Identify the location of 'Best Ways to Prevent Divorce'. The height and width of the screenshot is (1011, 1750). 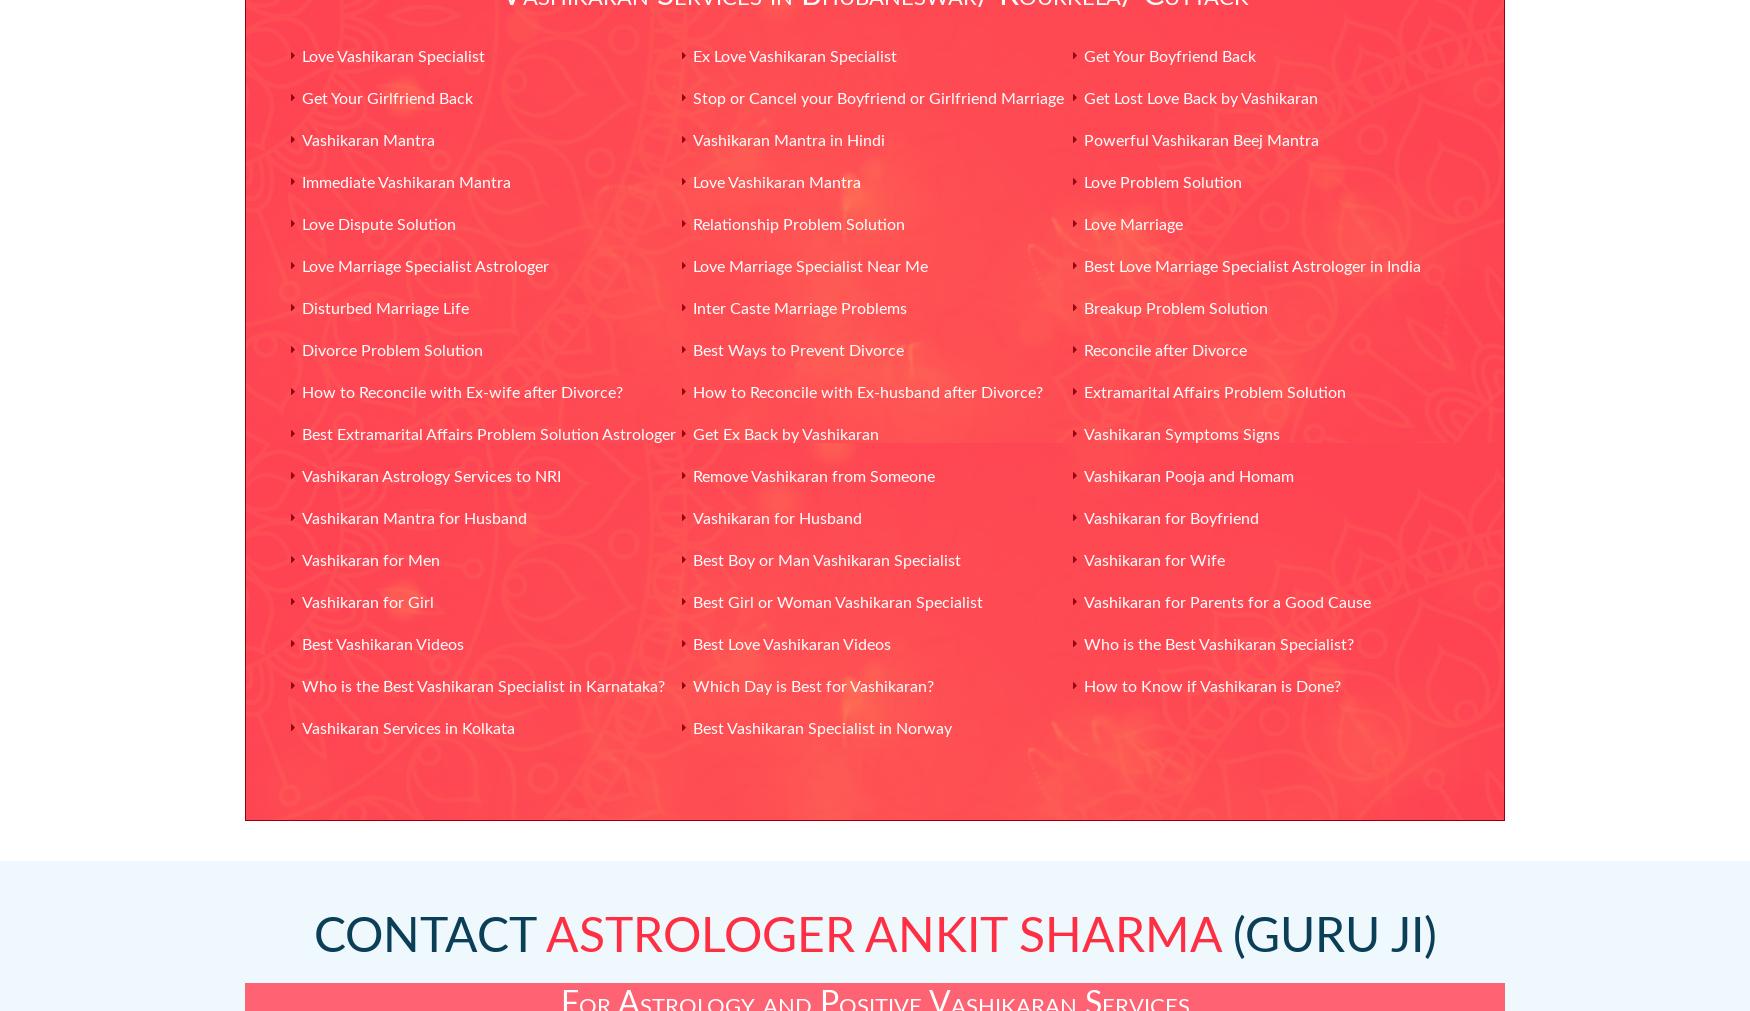
(796, 350).